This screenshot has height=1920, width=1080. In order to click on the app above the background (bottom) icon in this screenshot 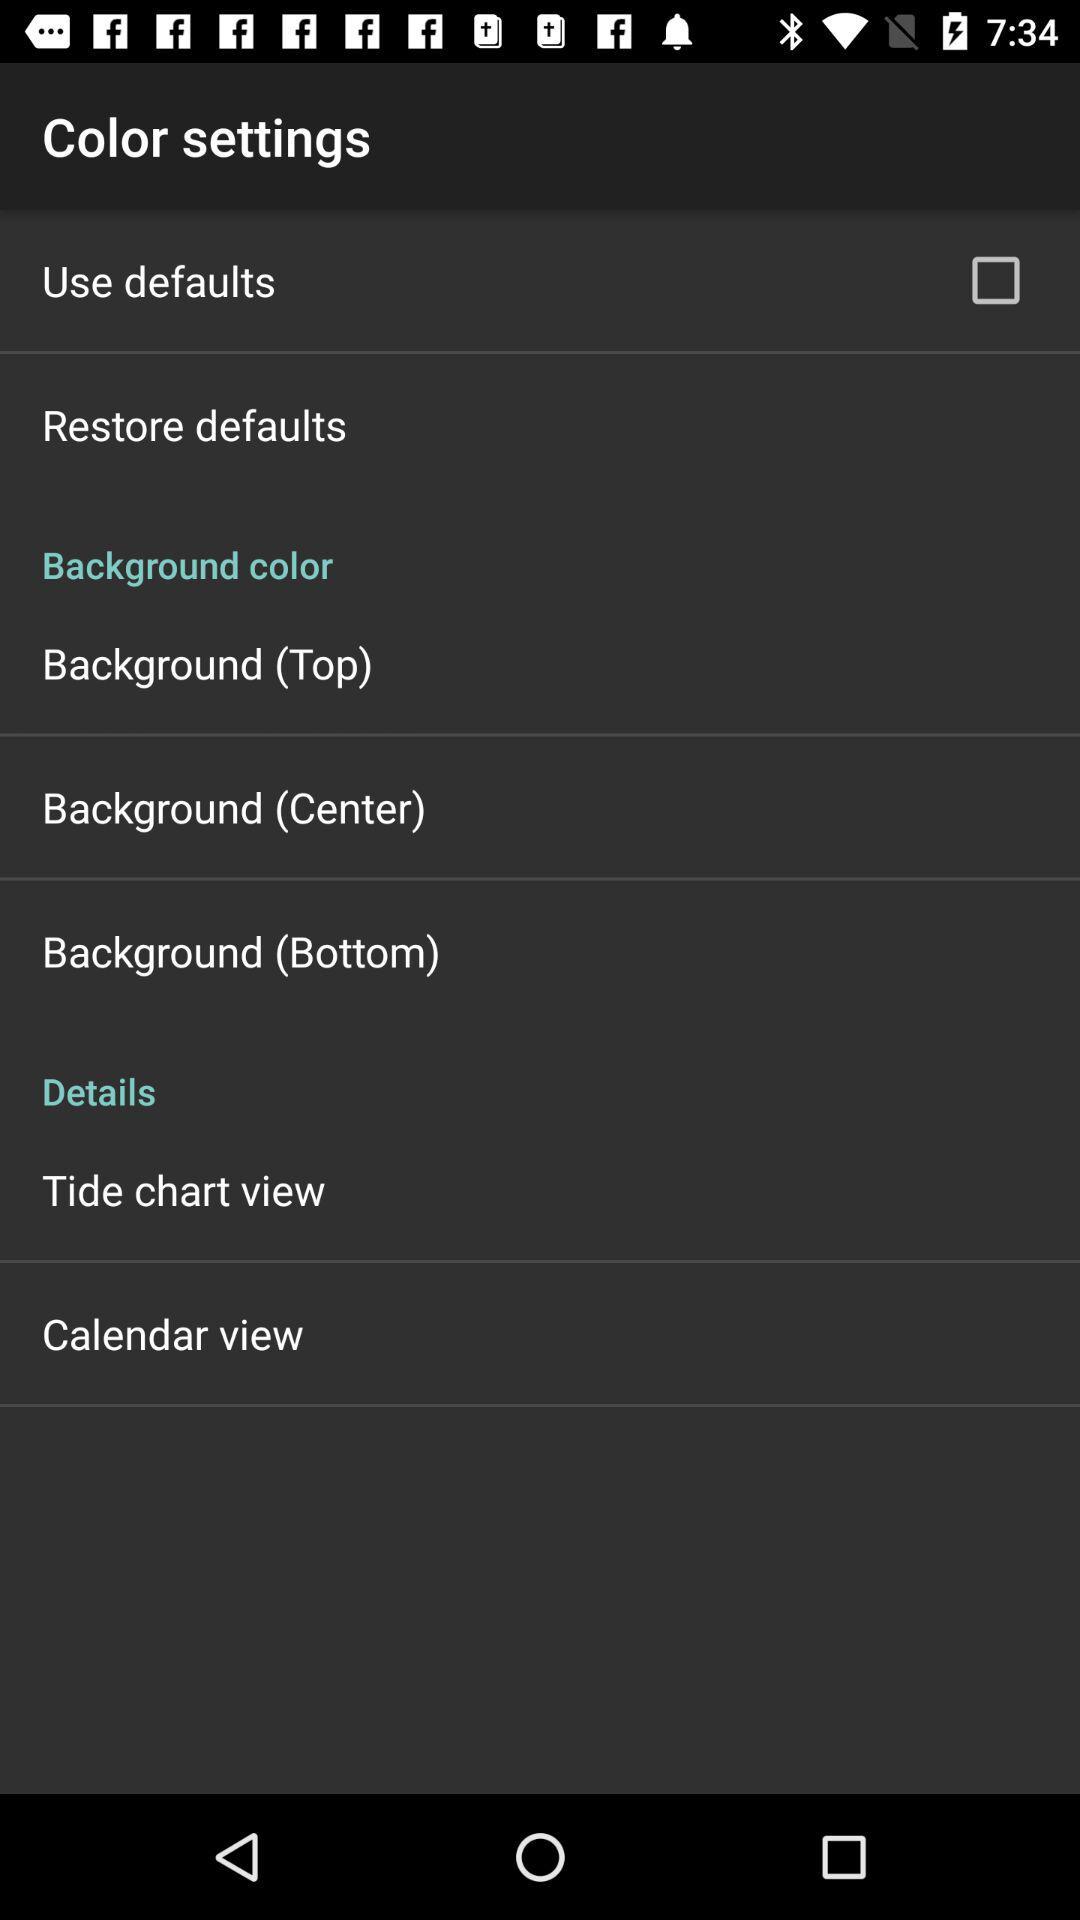, I will do `click(233, 806)`.